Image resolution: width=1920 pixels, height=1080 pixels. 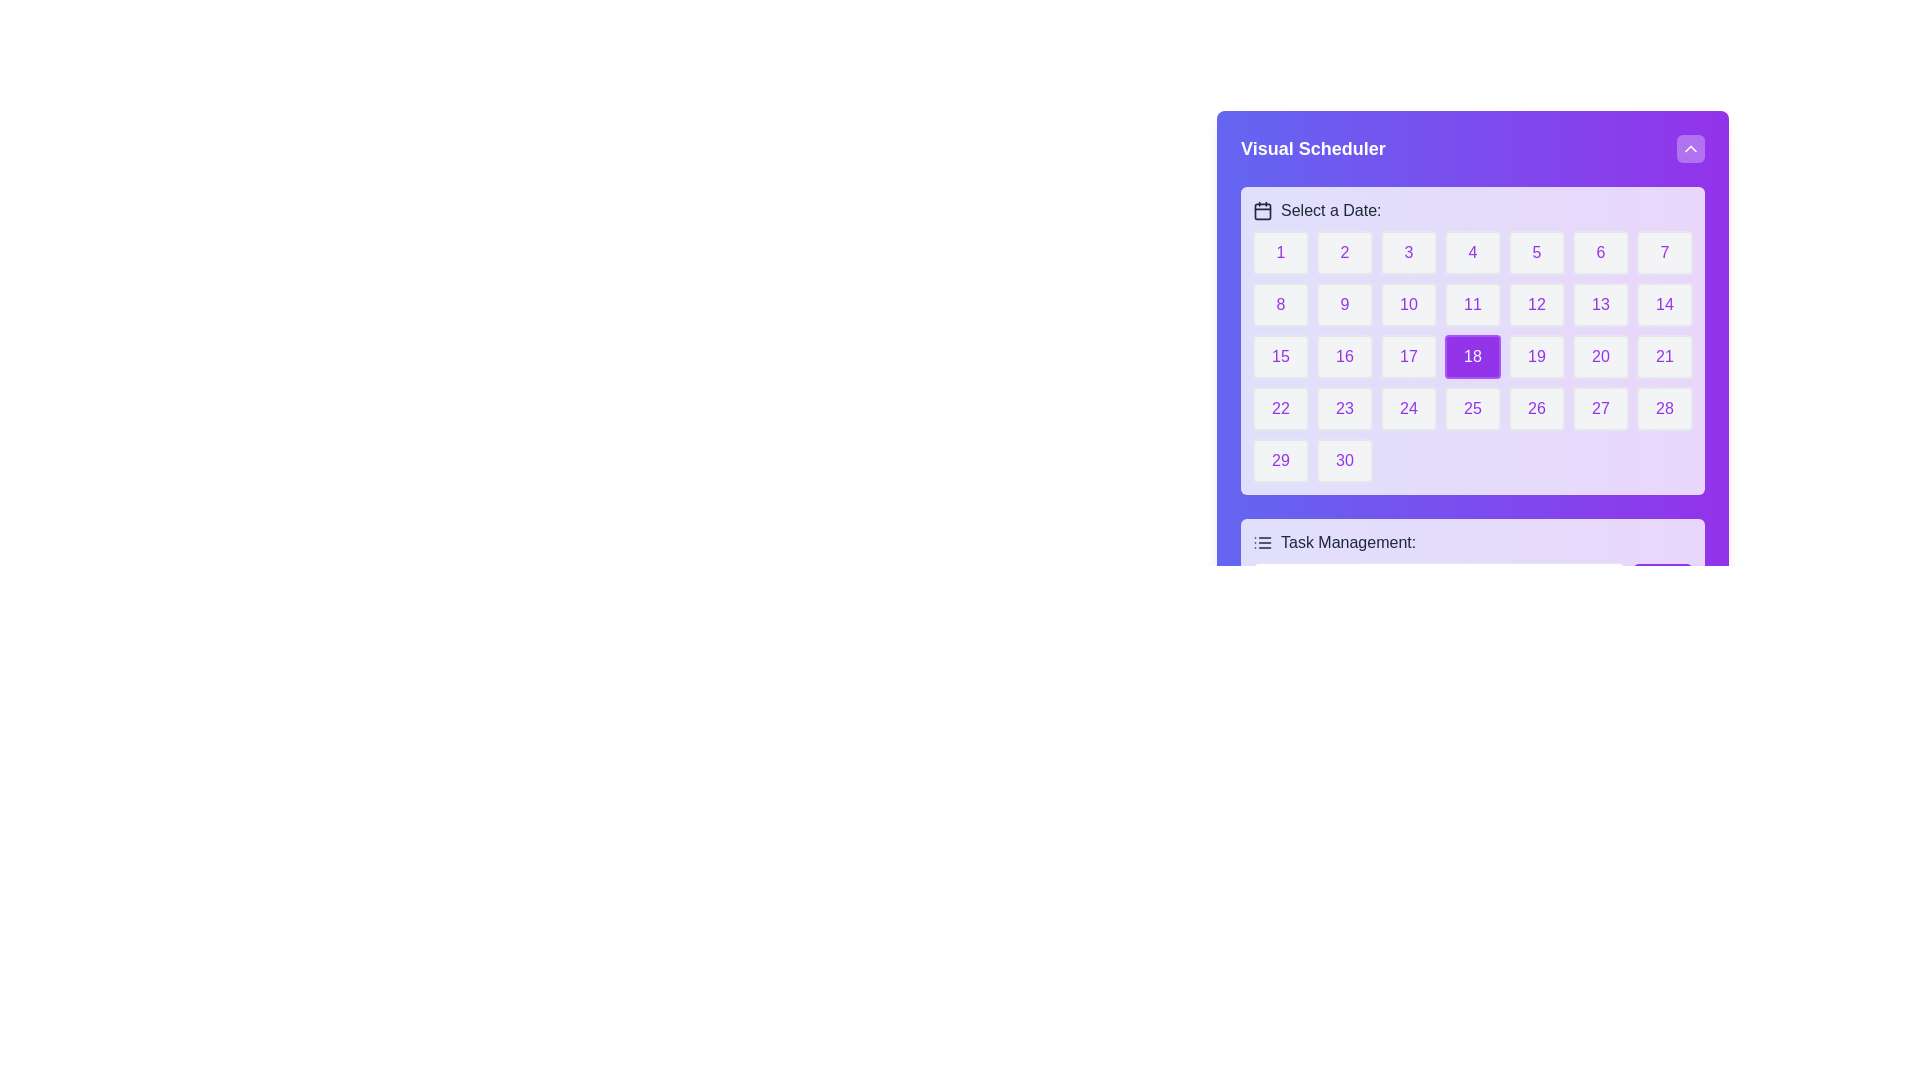 What do you see at coordinates (1535, 356) in the screenshot?
I see `the rounded rectangular button displaying the number '19' with a light gray background and purple text` at bounding box center [1535, 356].